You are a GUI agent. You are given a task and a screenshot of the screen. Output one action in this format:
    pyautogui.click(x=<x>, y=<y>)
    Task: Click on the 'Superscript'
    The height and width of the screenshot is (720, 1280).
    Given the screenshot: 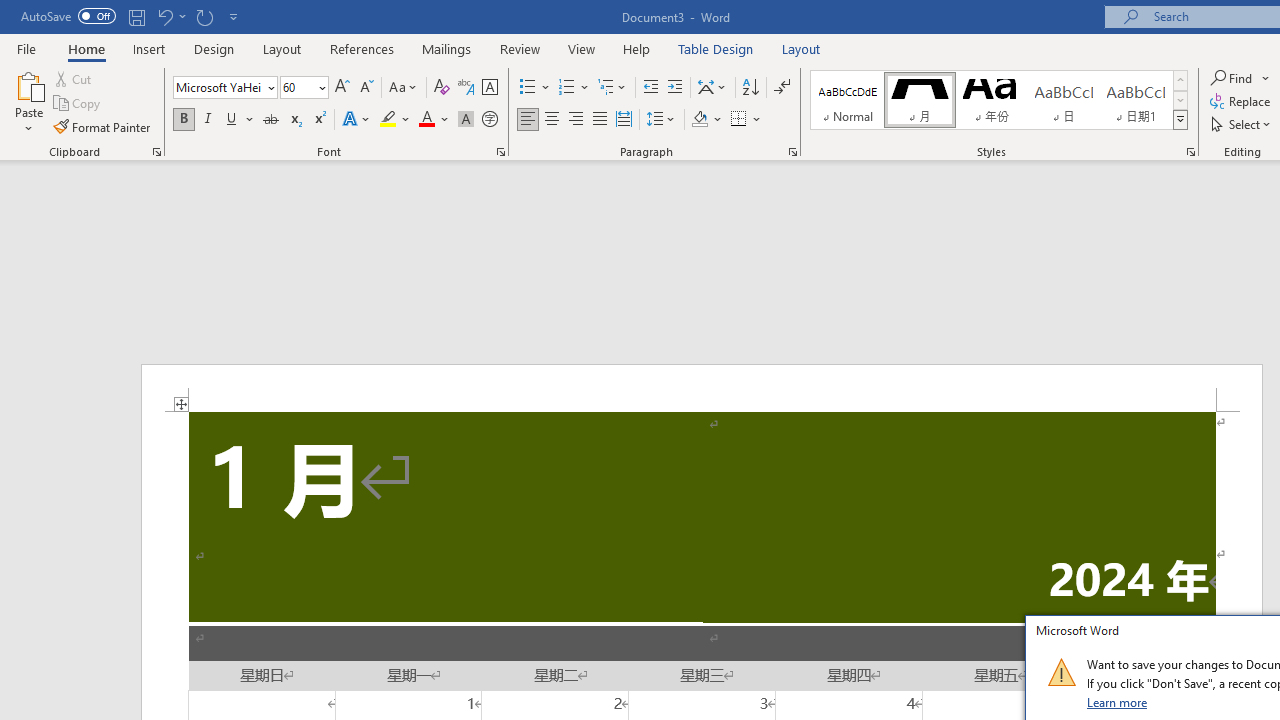 What is the action you would take?
    pyautogui.click(x=318, y=119)
    